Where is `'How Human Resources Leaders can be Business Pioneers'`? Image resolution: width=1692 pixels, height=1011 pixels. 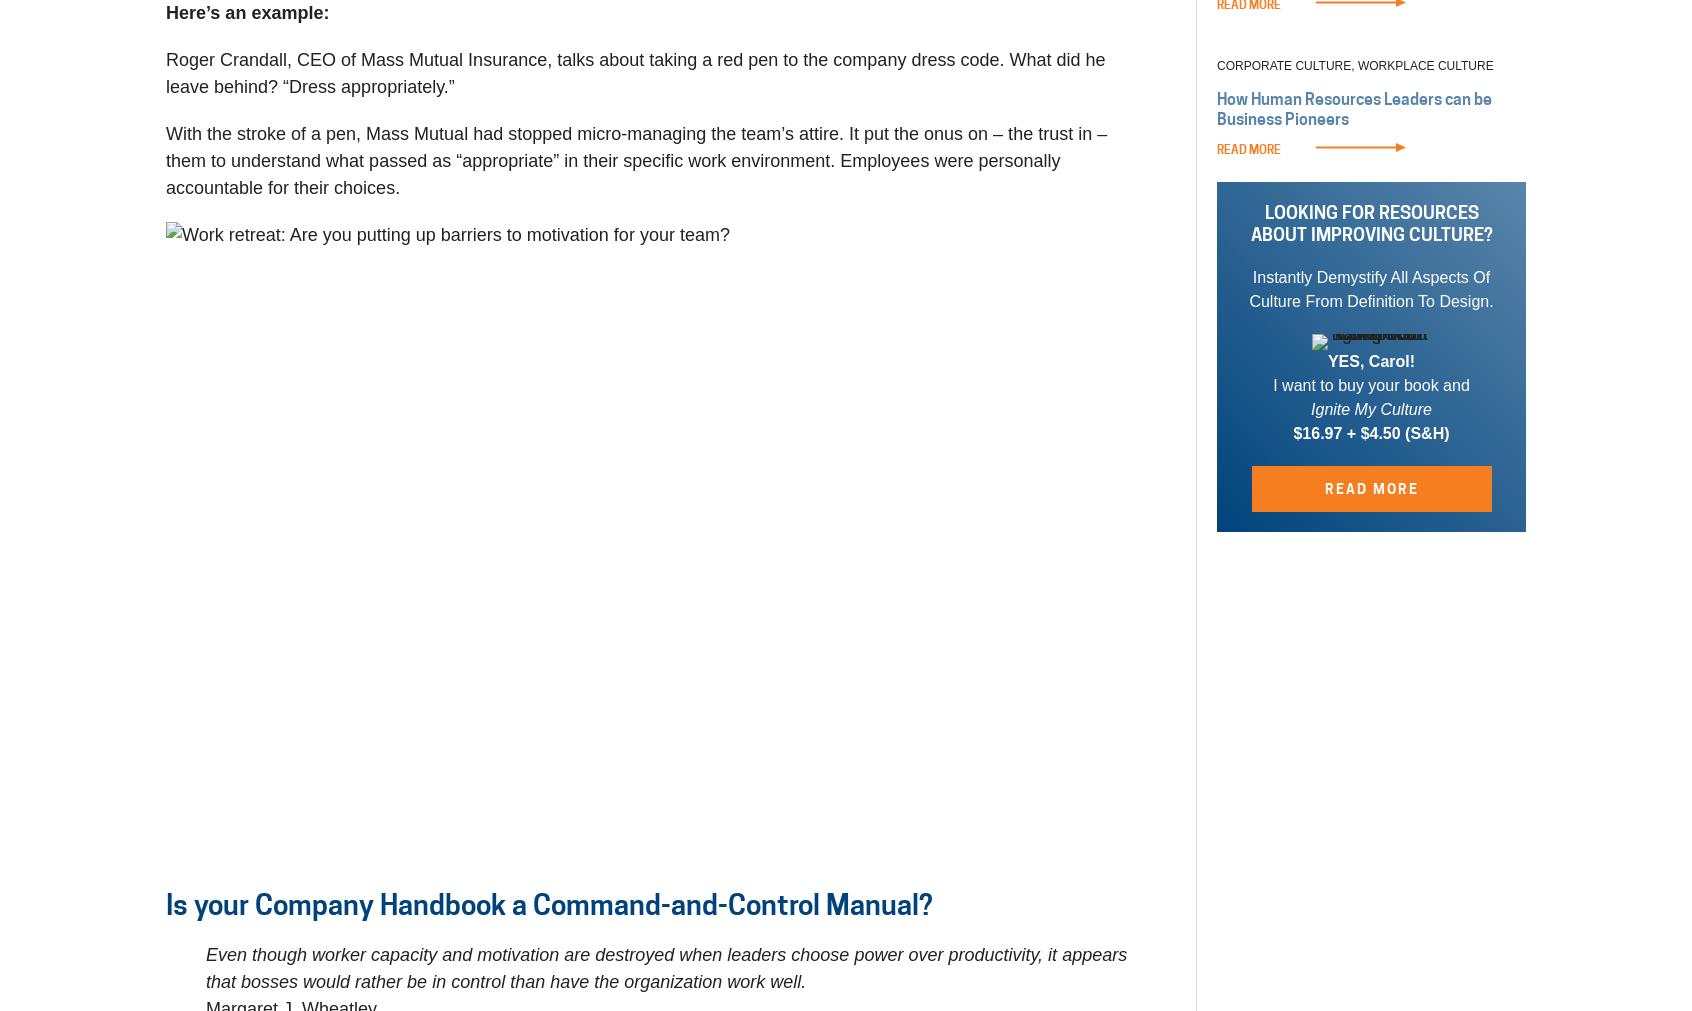
'How Human Resources Leaders can be Business Pioneers' is located at coordinates (1354, 108).